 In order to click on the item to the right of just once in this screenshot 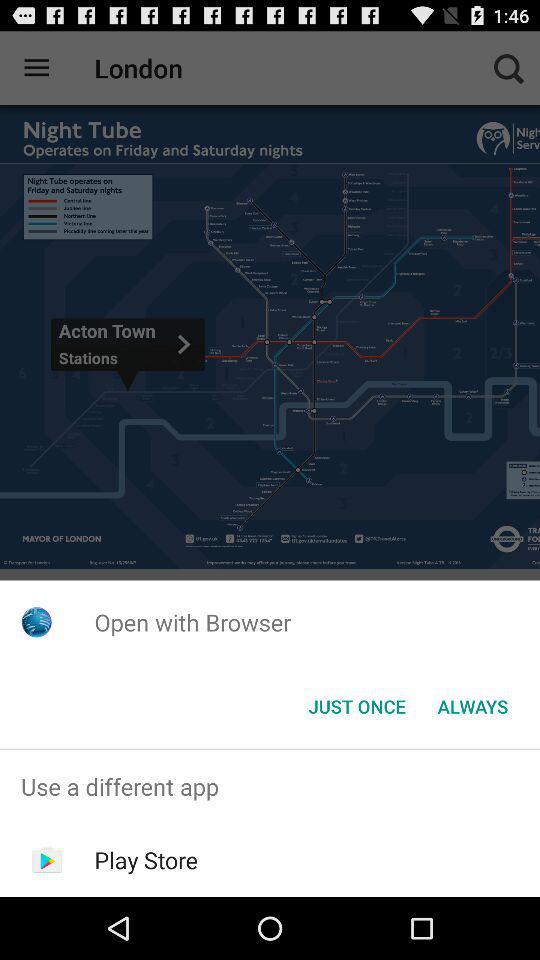, I will do `click(472, 706)`.